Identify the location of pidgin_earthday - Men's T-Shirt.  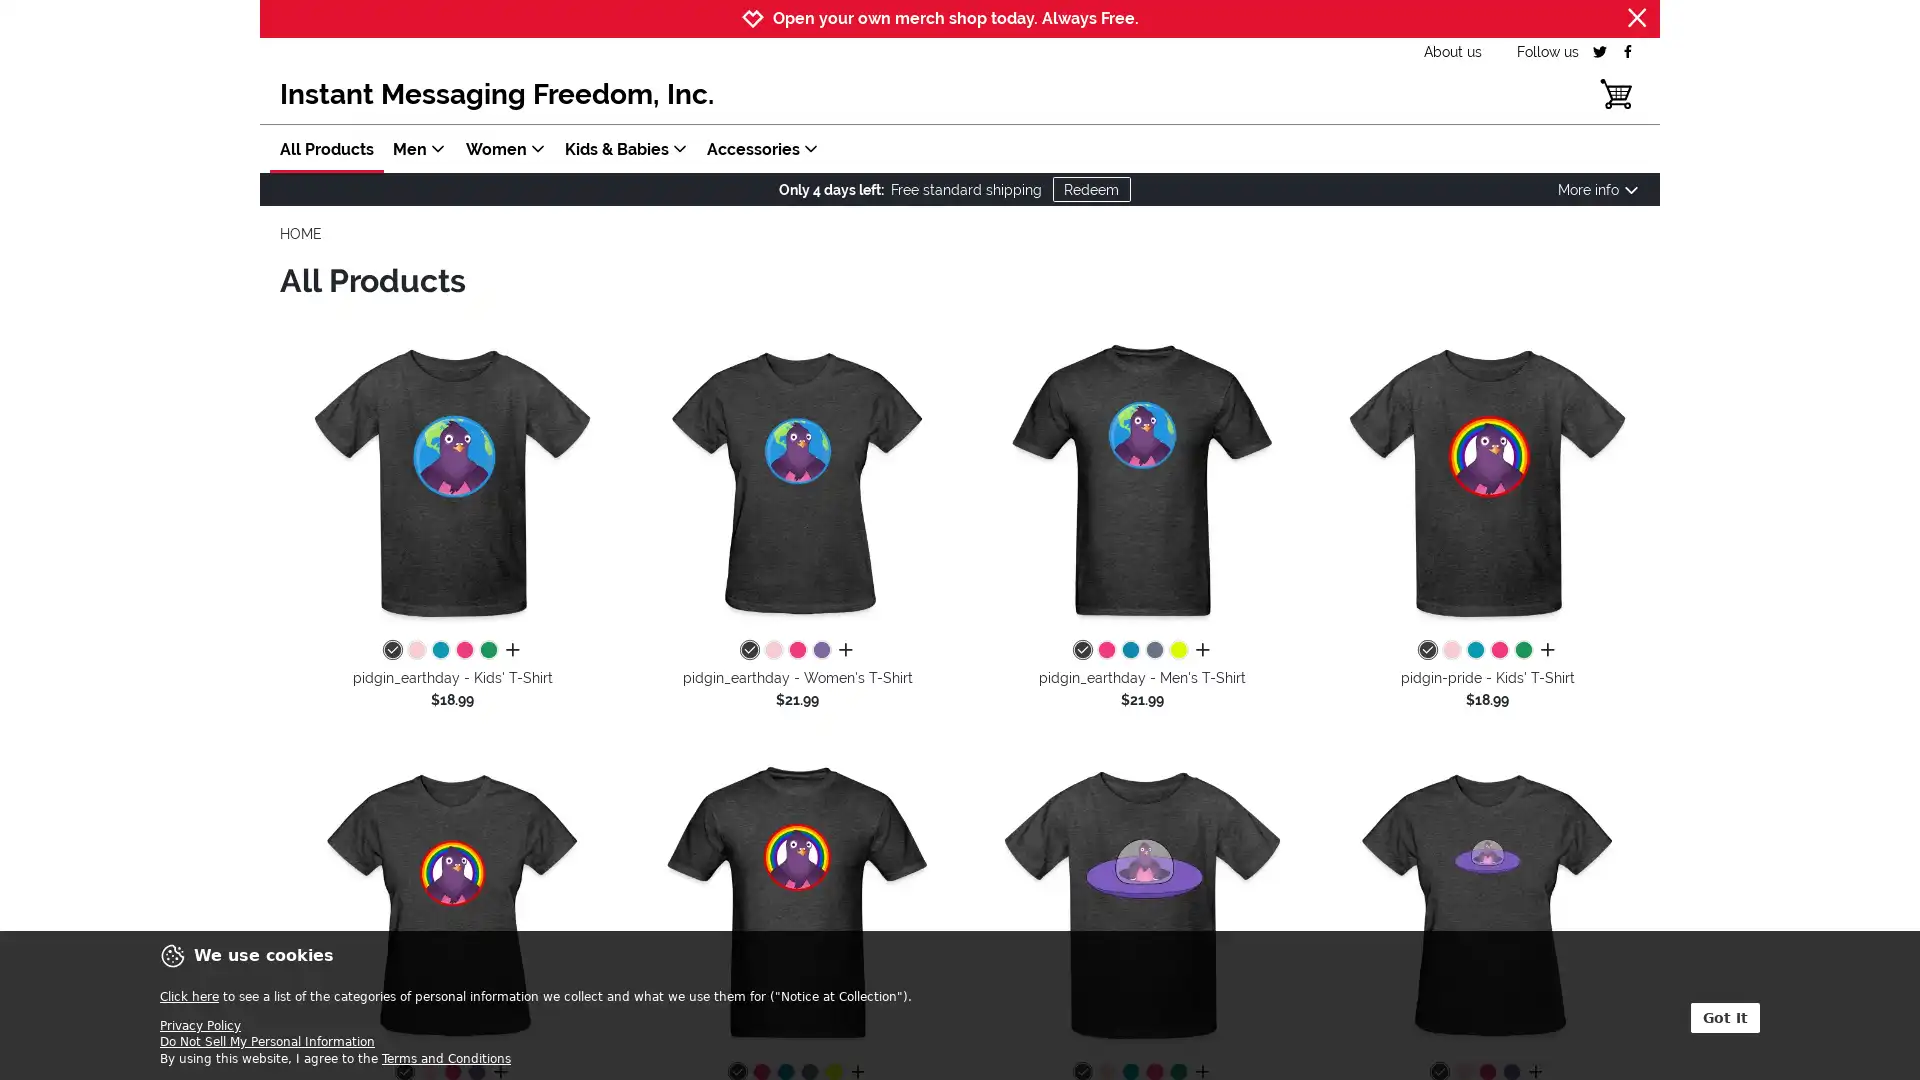
(1142, 482).